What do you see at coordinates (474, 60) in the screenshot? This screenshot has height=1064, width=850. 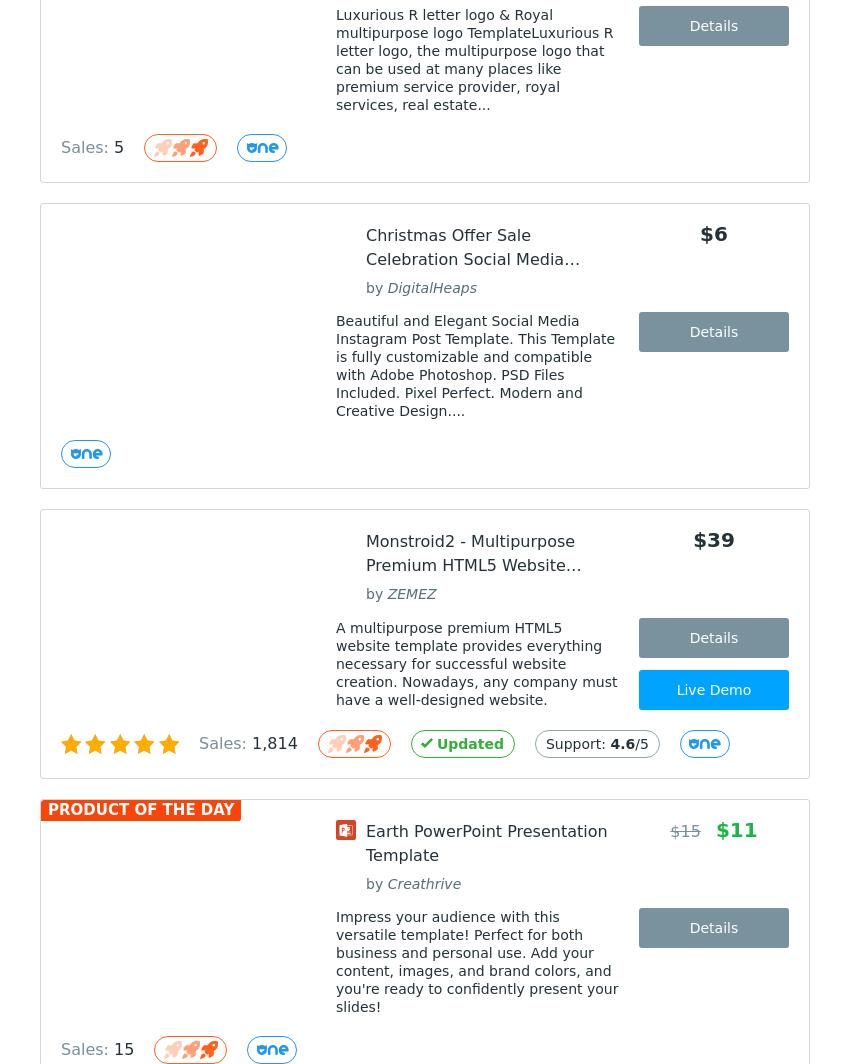 I see `'Luxurious R letter logo & Royal multipurpose logo TemplateLuxurious R letter logo, the multipurpose logo that can be used at many places like premium service provider, royal services, real estate...'` at bounding box center [474, 60].